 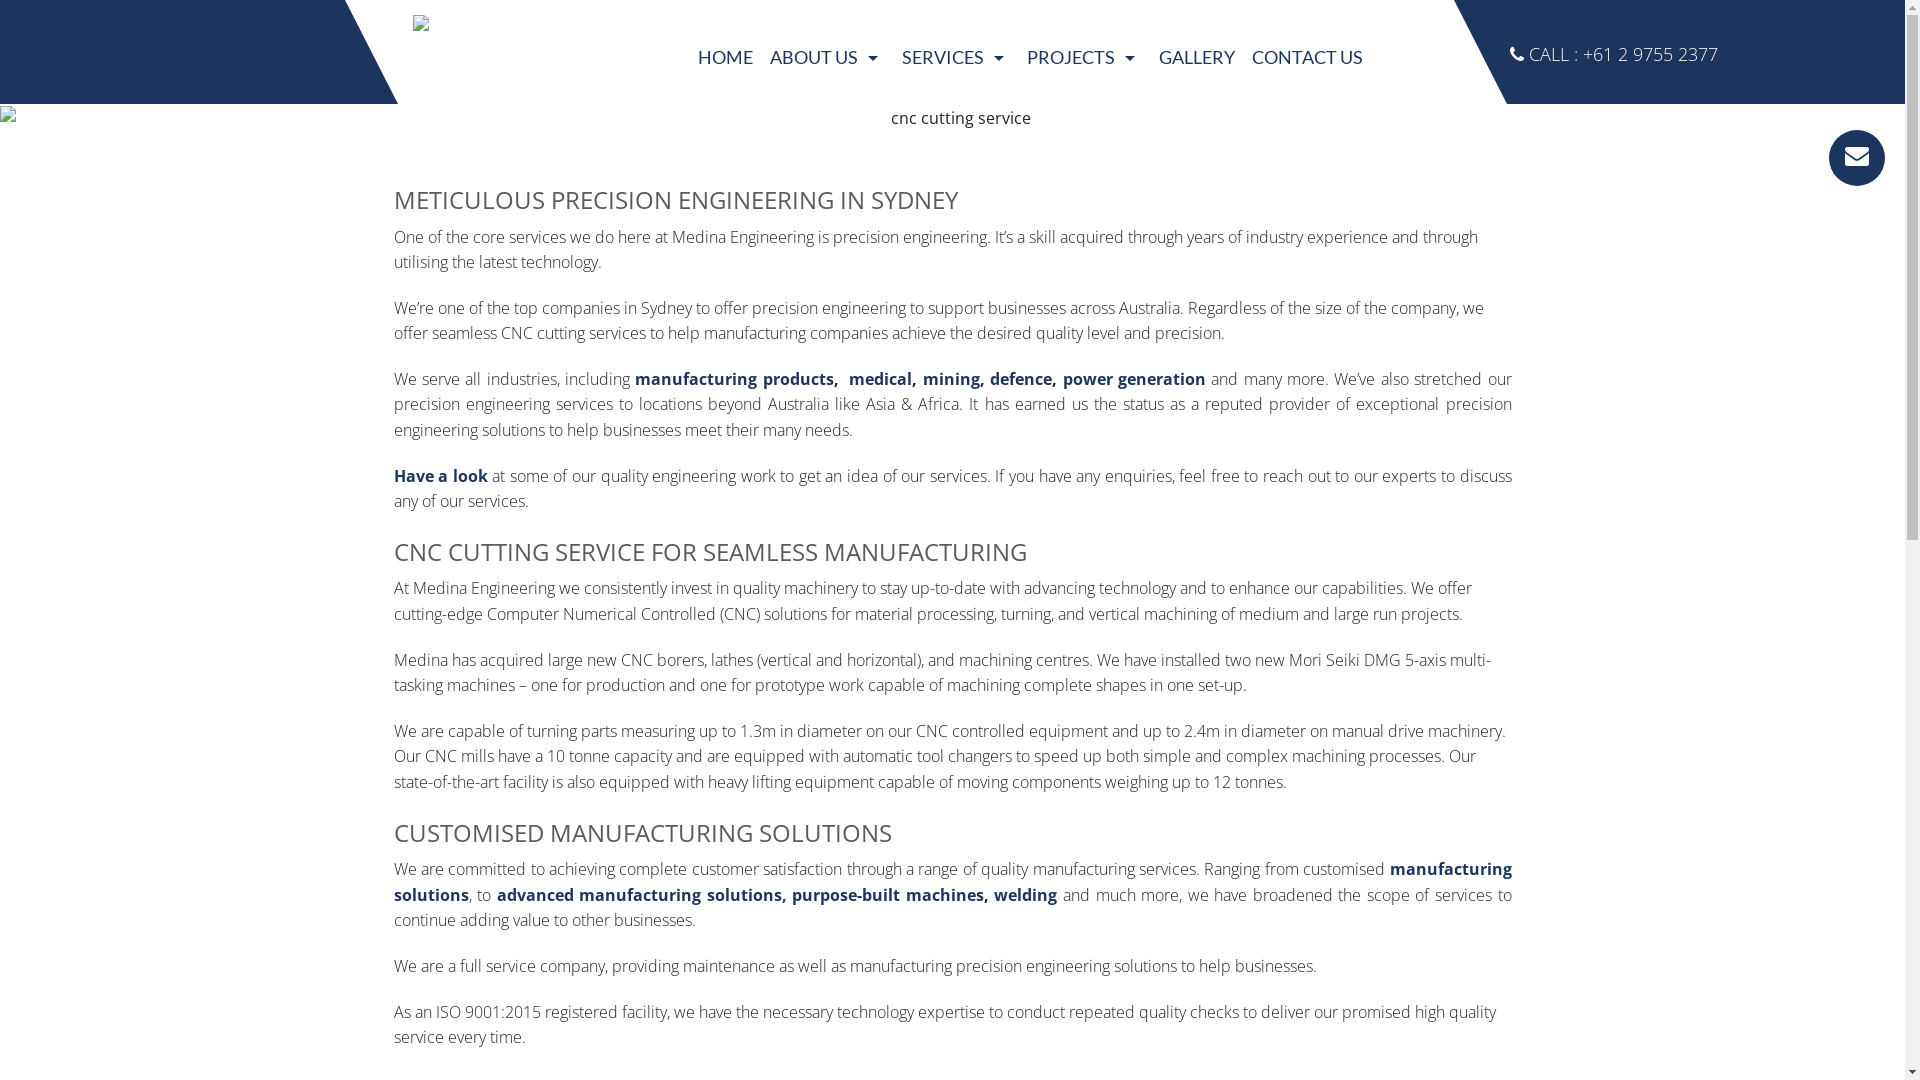 What do you see at coordinates (1025, 893) in the screenshot?
I see `'welding'` at bounding box center [1025, 893].